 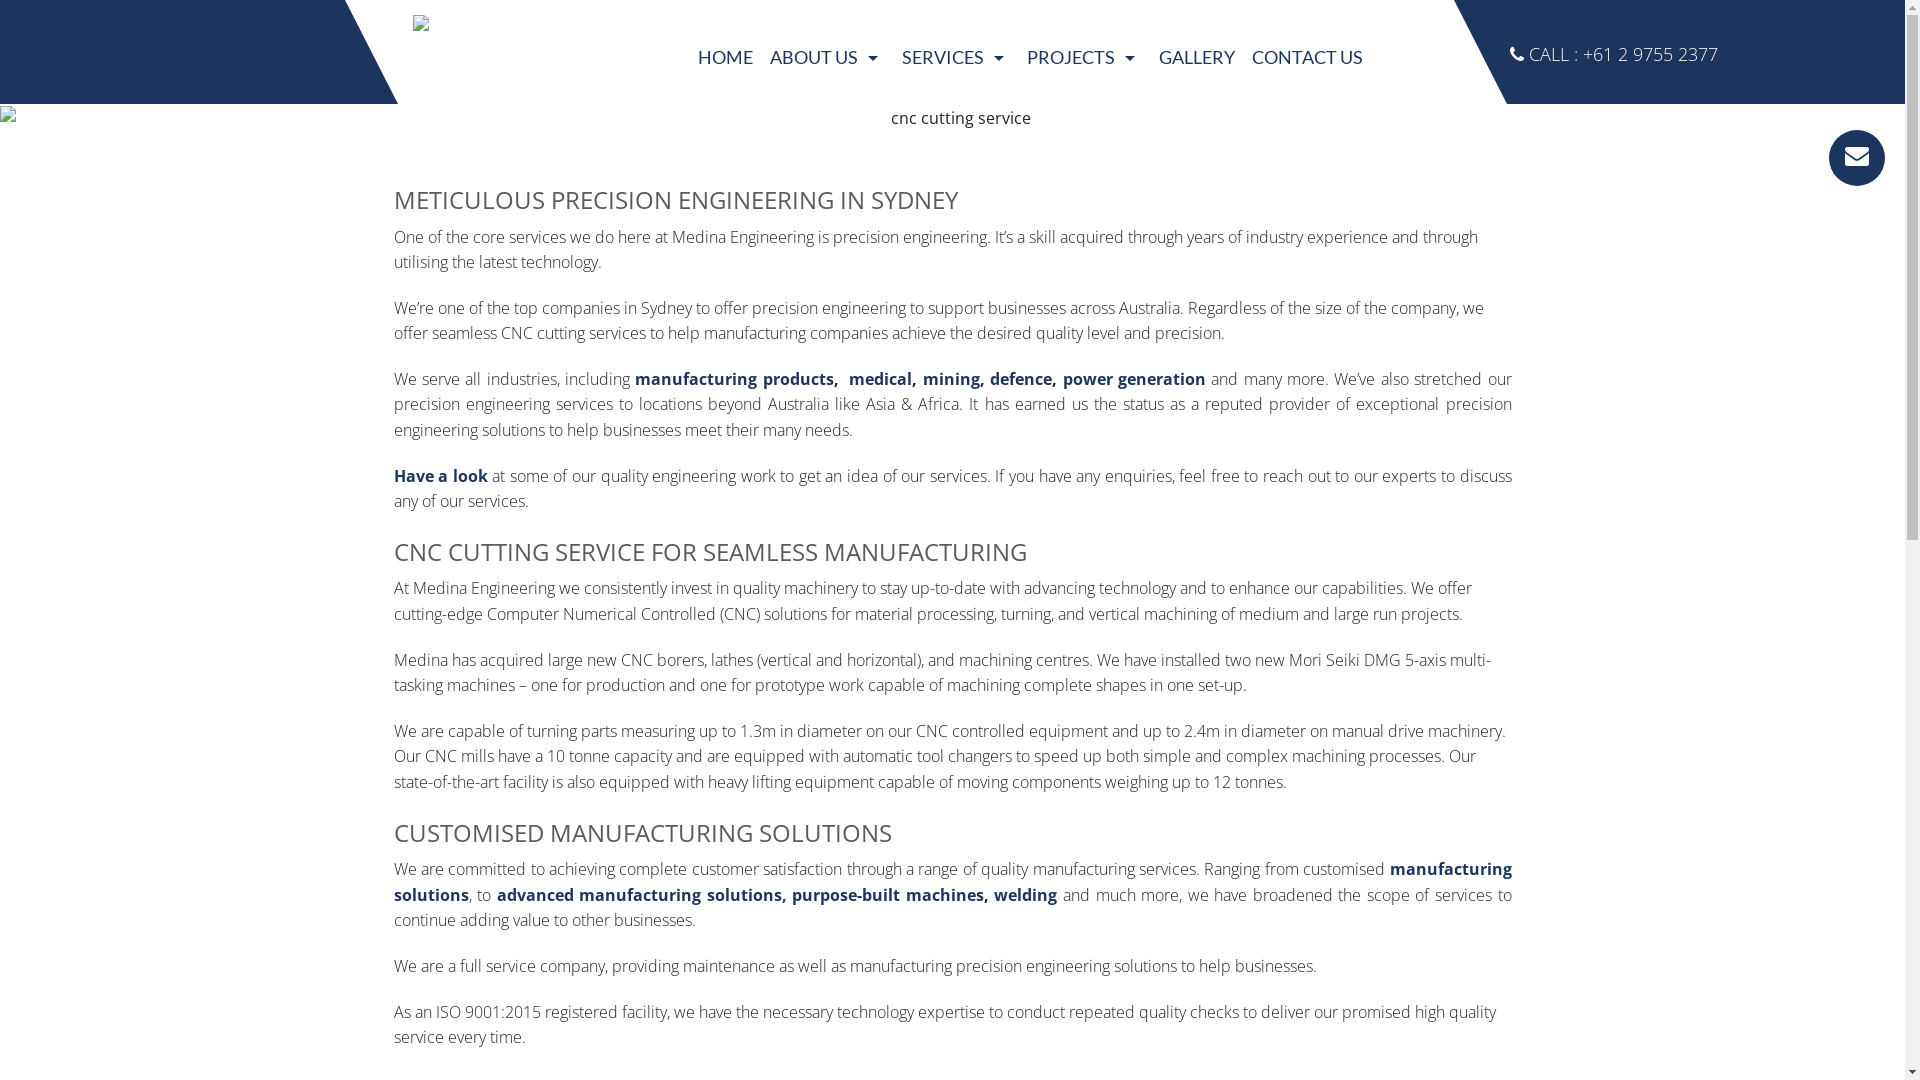 What do you see at coordinates (1025, 893) in the screenshot?
I see `'welding'` at bounding box center [1025, 893].